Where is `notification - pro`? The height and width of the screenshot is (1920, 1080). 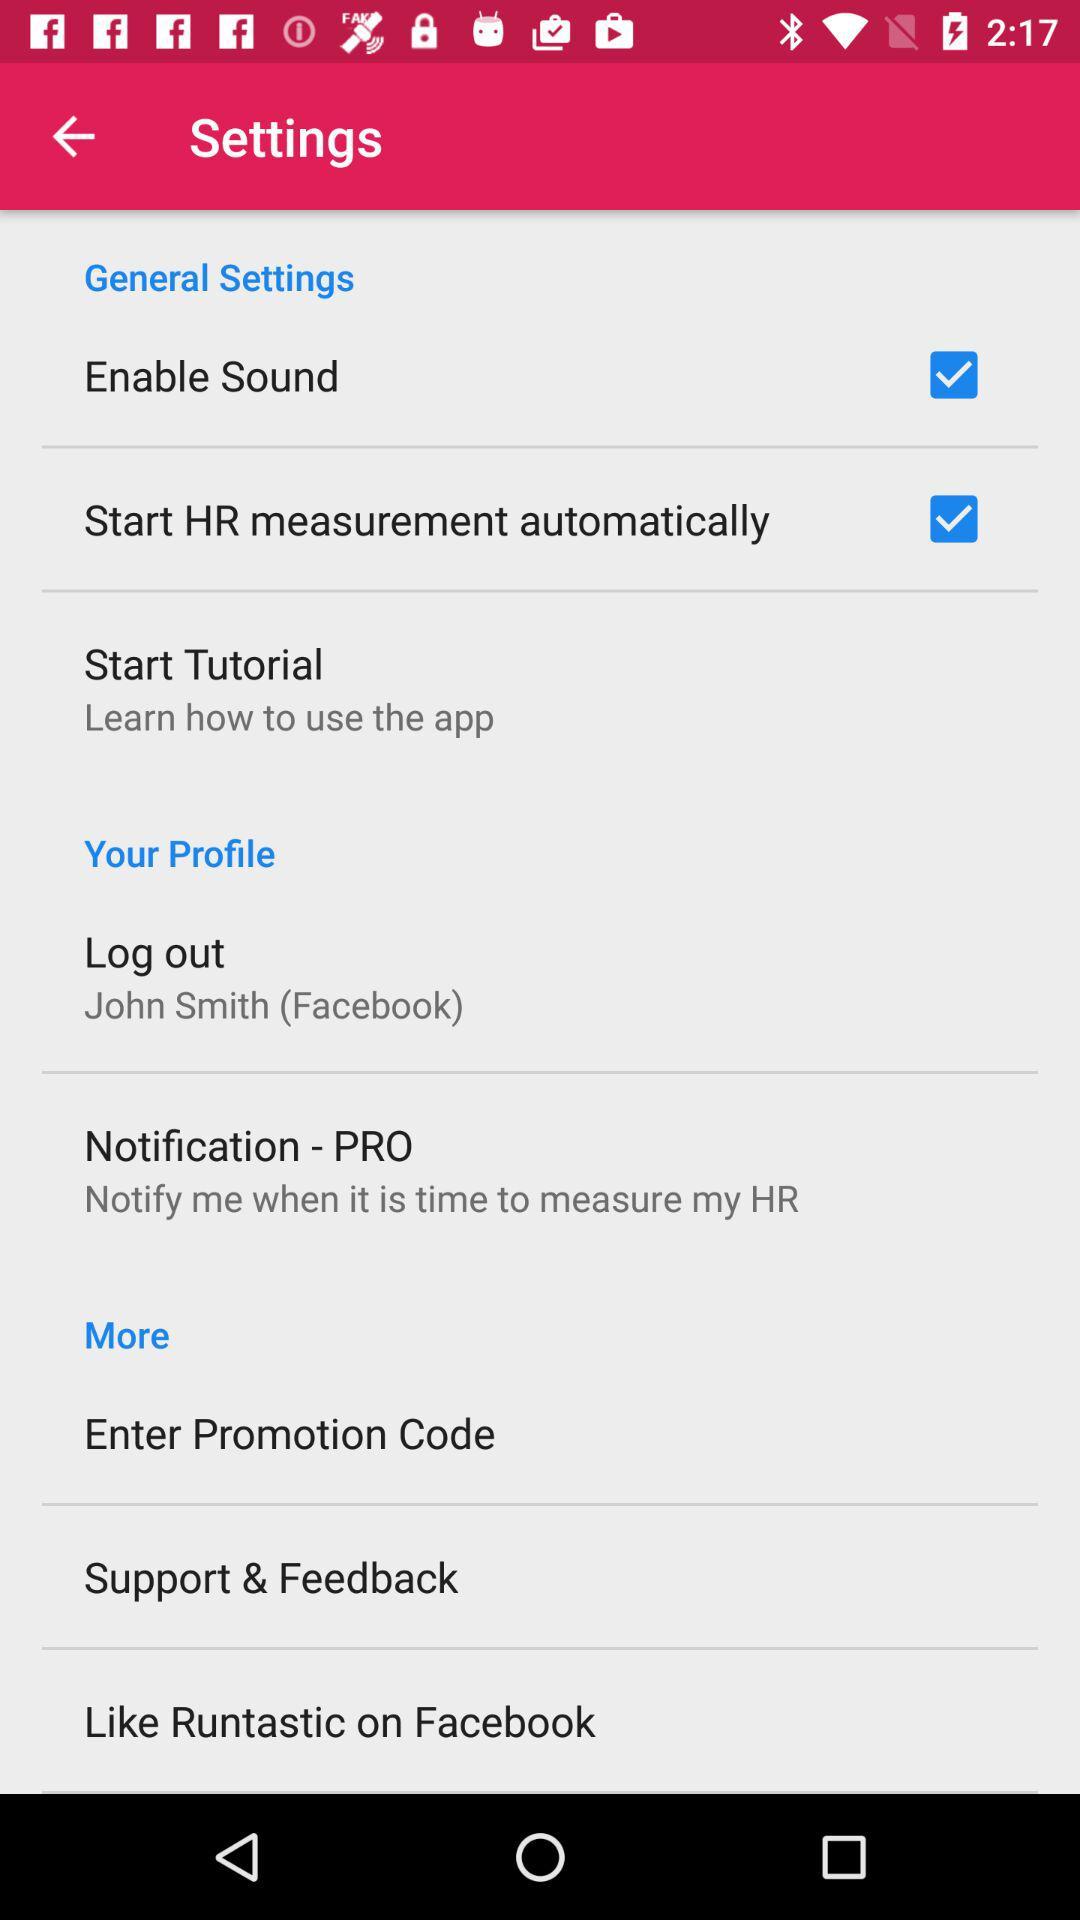 notification - pro is located at coordinates (248, 1144).